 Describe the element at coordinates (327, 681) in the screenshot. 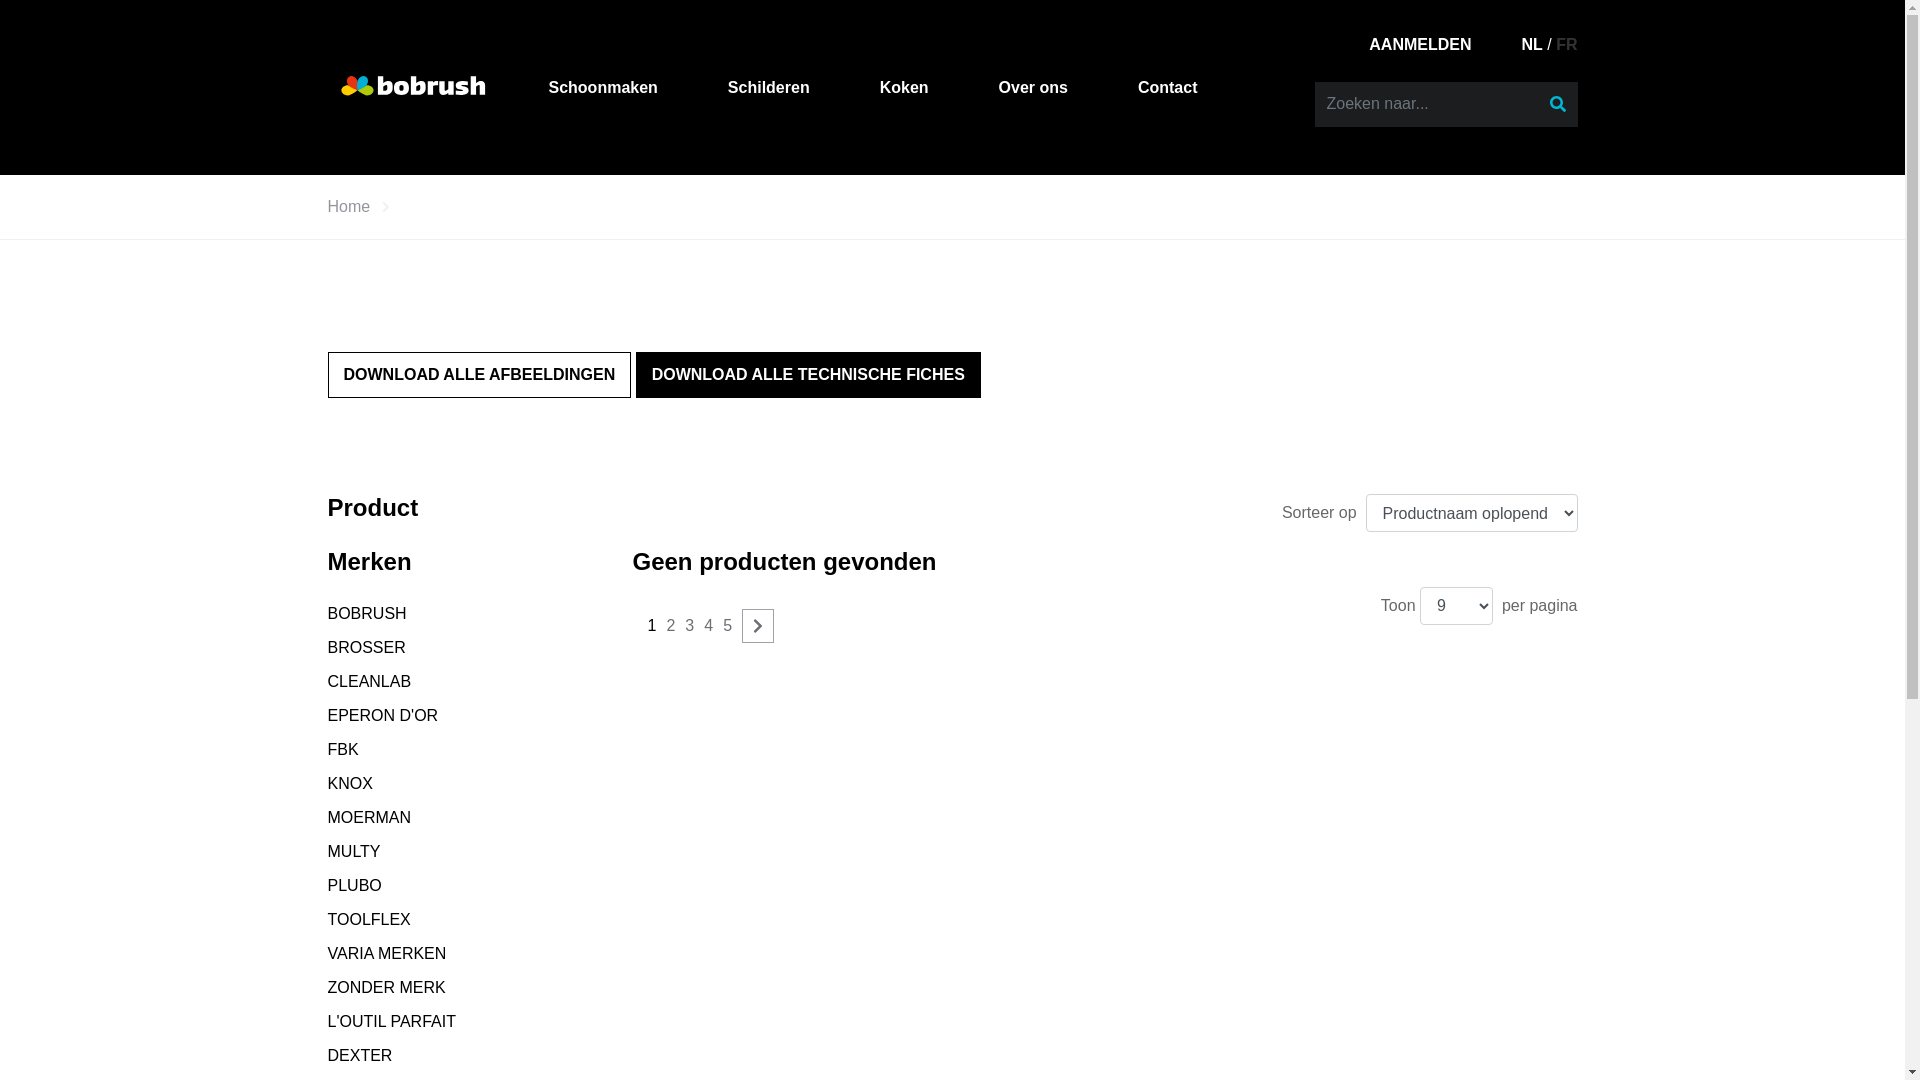

I see `'CLEANLAB'` at that location.